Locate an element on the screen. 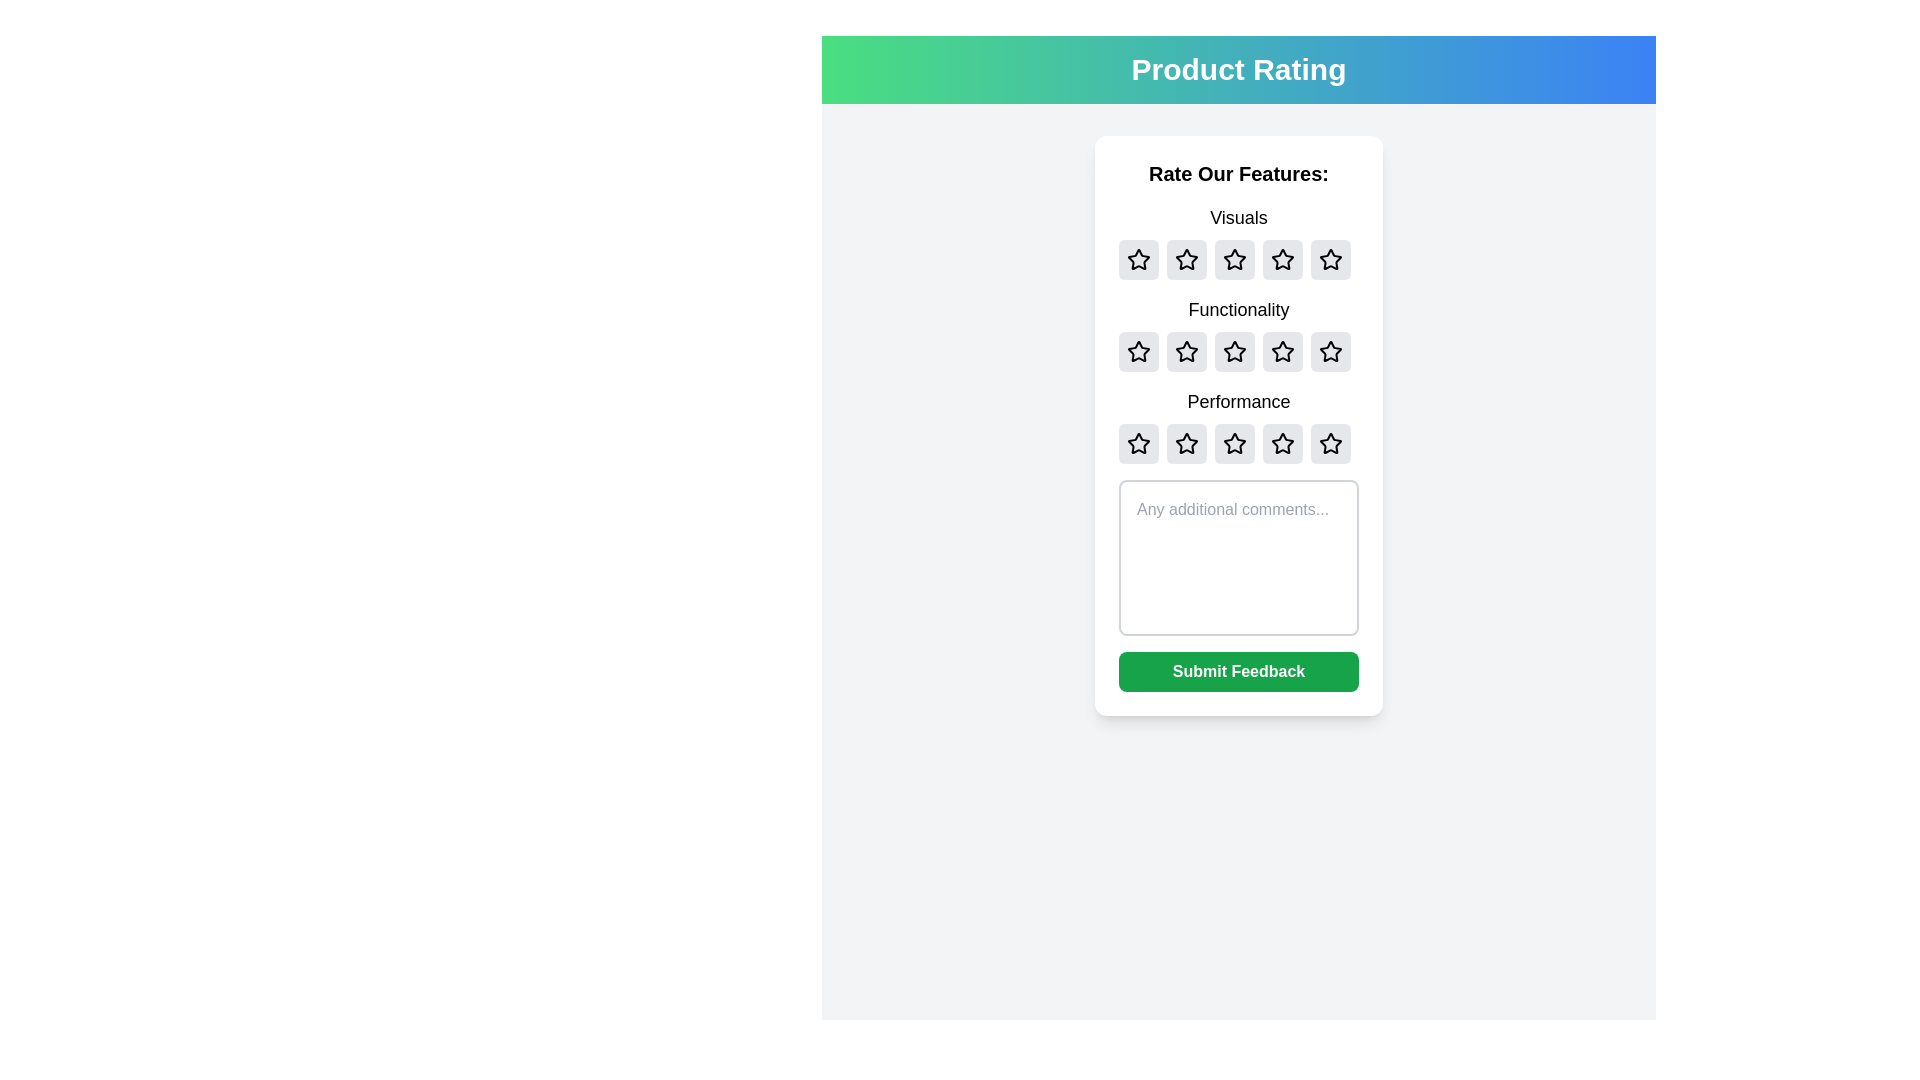 Image resolution: width=1920 pixels, height=1080 pixels. the 'Performance' rating component is located at coordinates (1237, 424).